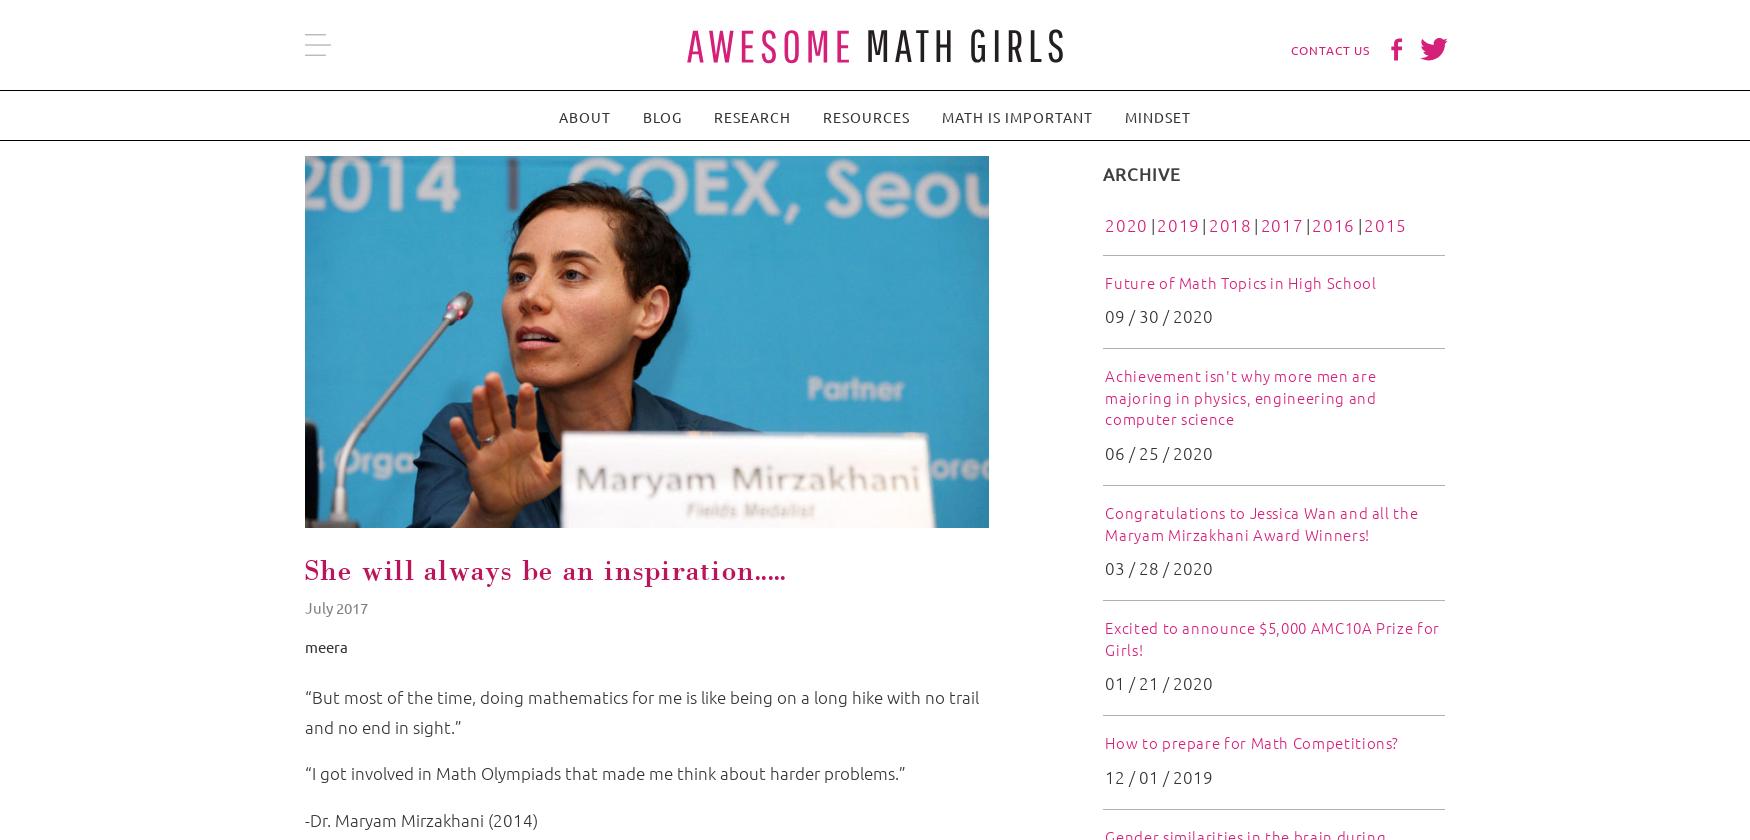  Describe the element at coordinates (1250, 742) in the screenshot. I see `'How to prepare for Math Competitions?'` at that location.